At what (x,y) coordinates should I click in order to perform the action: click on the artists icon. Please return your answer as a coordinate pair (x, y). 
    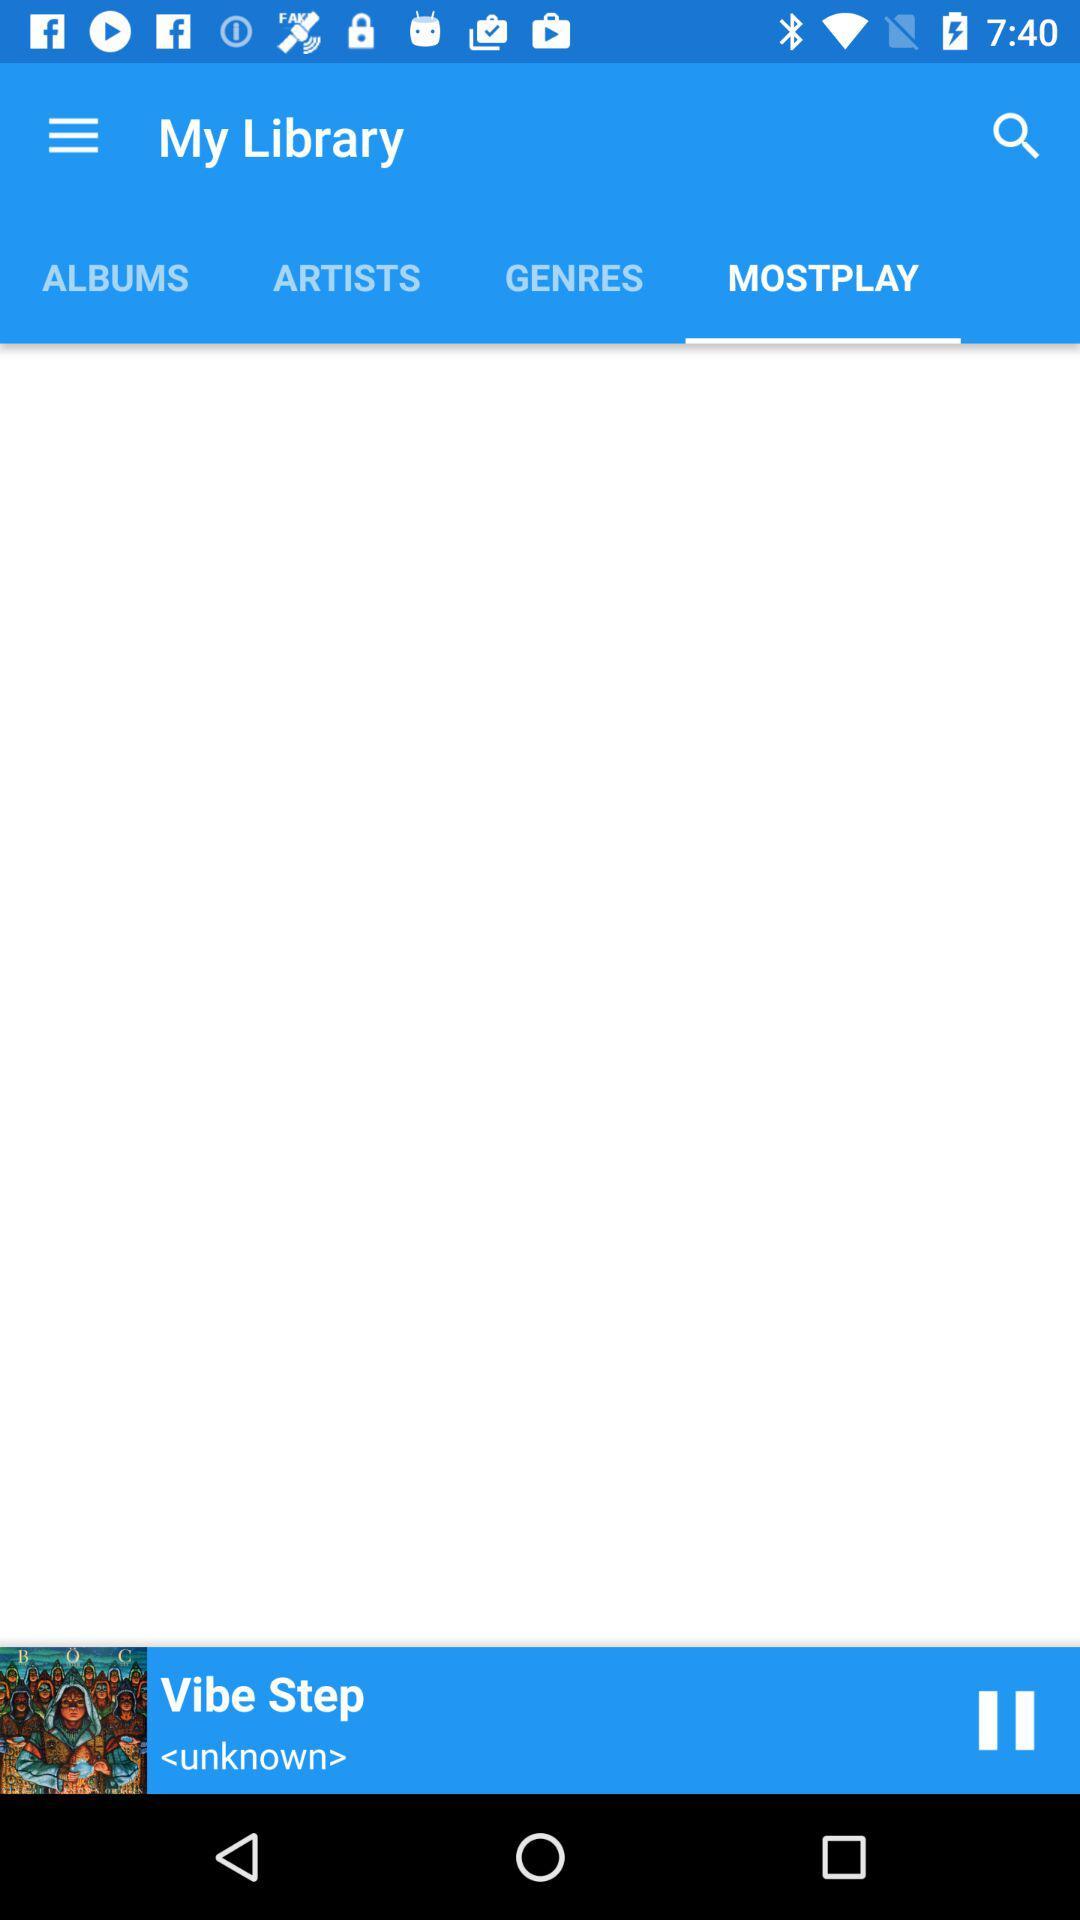
    Looking at the image, I should click on (345, 275).